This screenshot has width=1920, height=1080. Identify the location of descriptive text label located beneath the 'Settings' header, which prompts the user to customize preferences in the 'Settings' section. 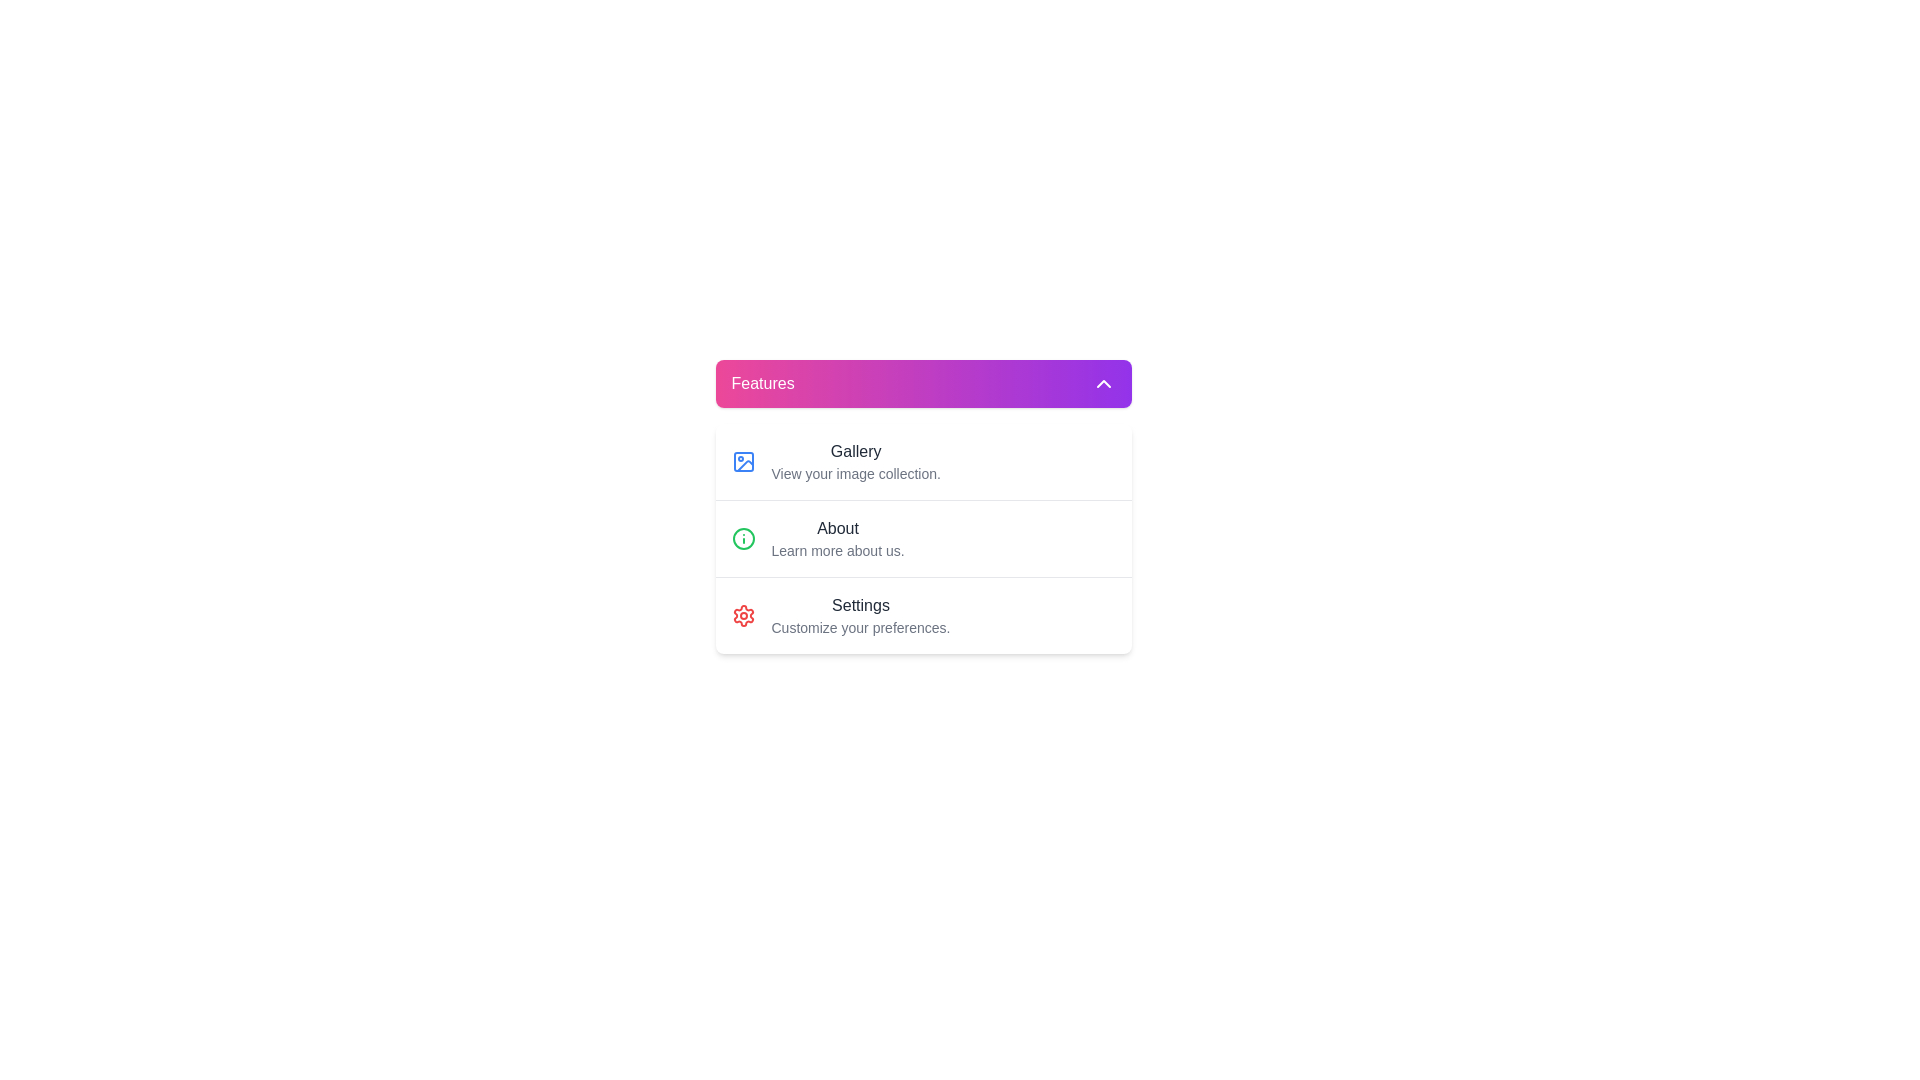
(860, 627).